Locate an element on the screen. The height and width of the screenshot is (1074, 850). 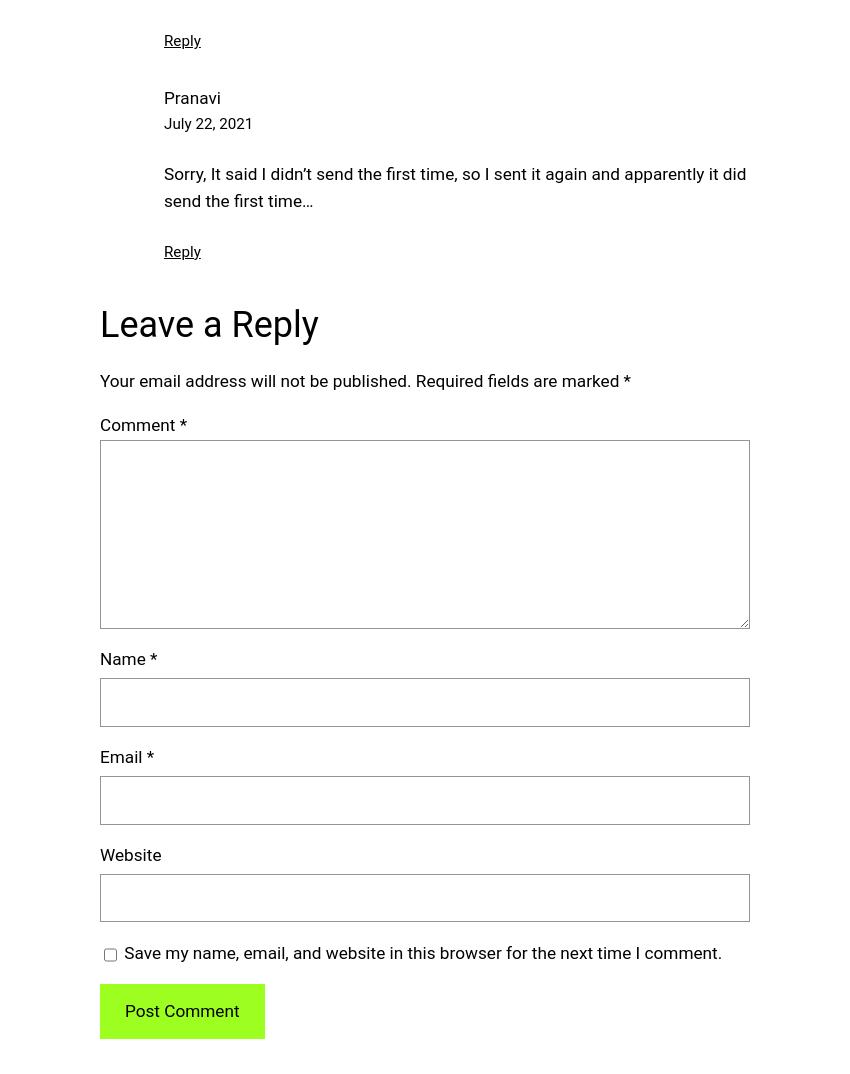
'Website' is located at coordinates (130, 854).